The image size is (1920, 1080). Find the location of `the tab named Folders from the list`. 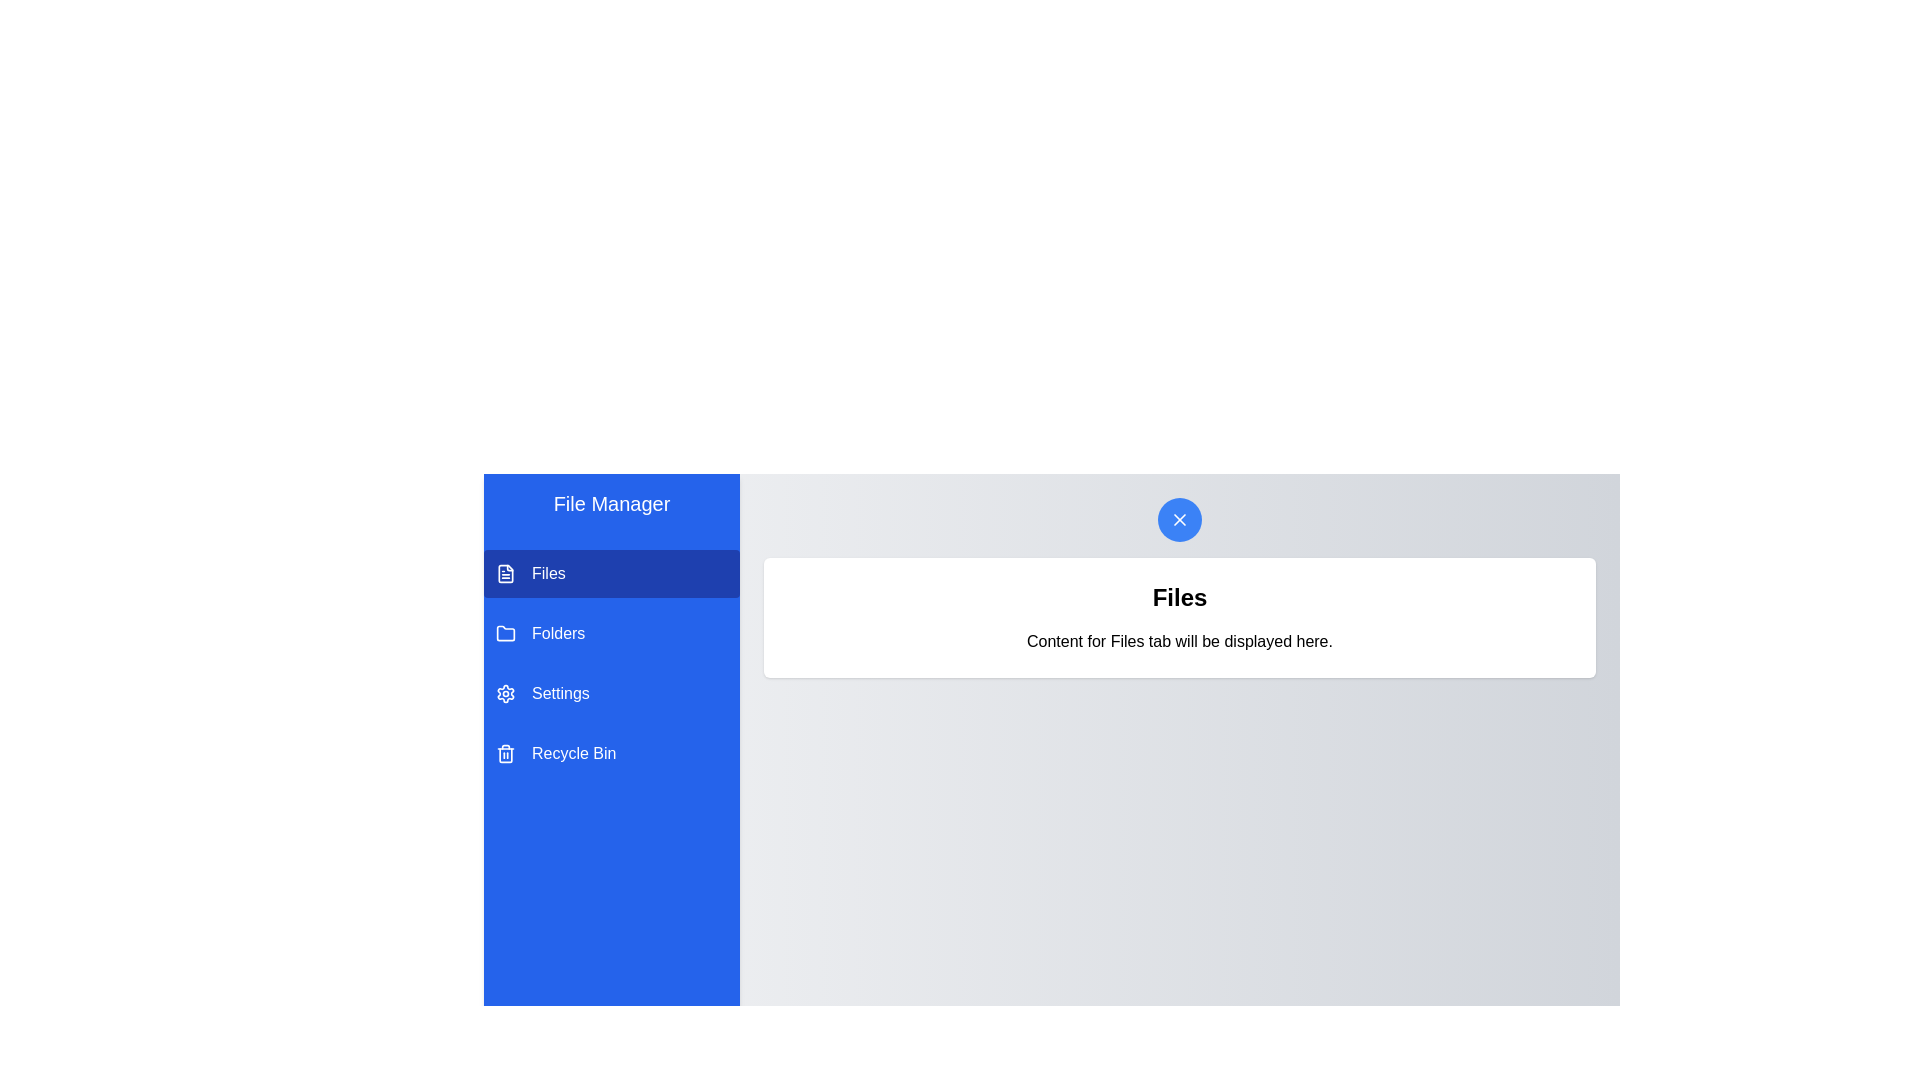

the tab named Folders from the list is located at coordinates (610, 633).